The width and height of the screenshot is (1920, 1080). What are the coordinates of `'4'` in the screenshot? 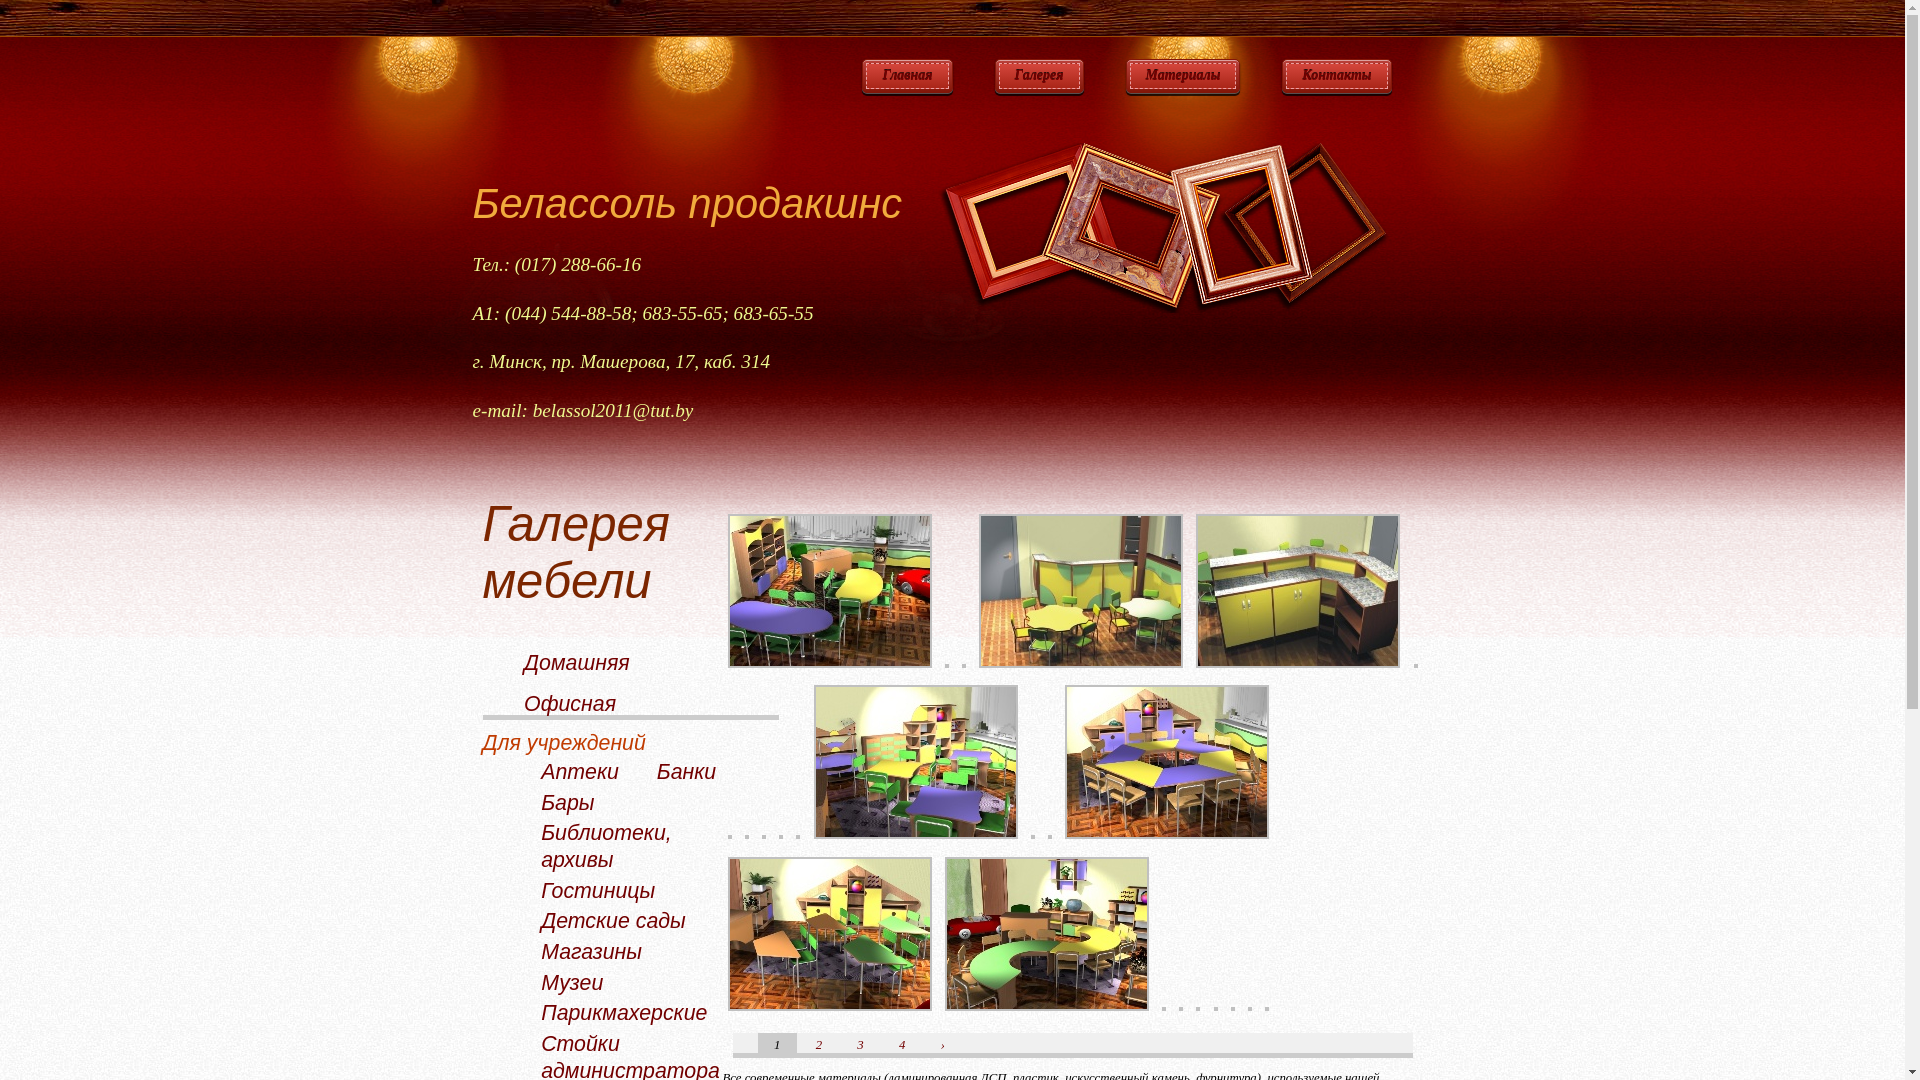 It's located at (897, 1044).